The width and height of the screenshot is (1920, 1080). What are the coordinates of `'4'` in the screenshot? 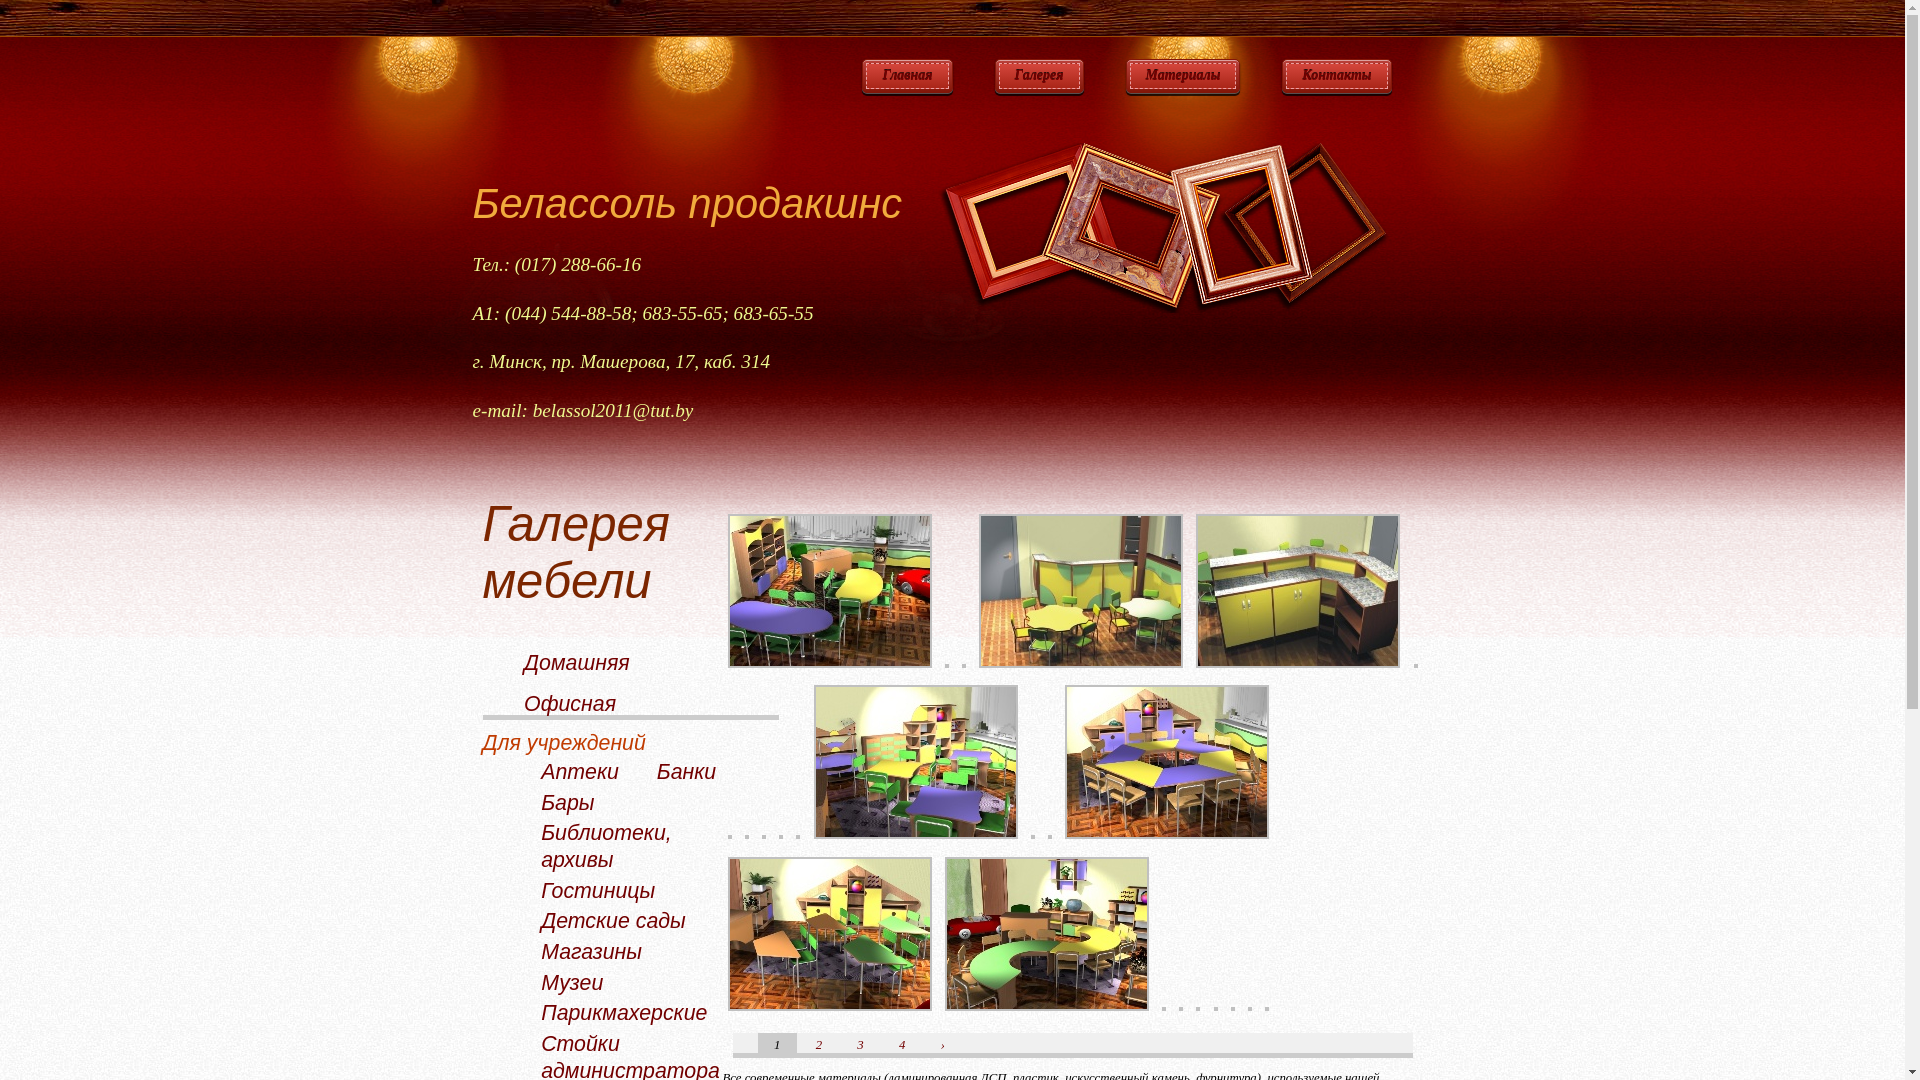 It's located at (897, 1044).